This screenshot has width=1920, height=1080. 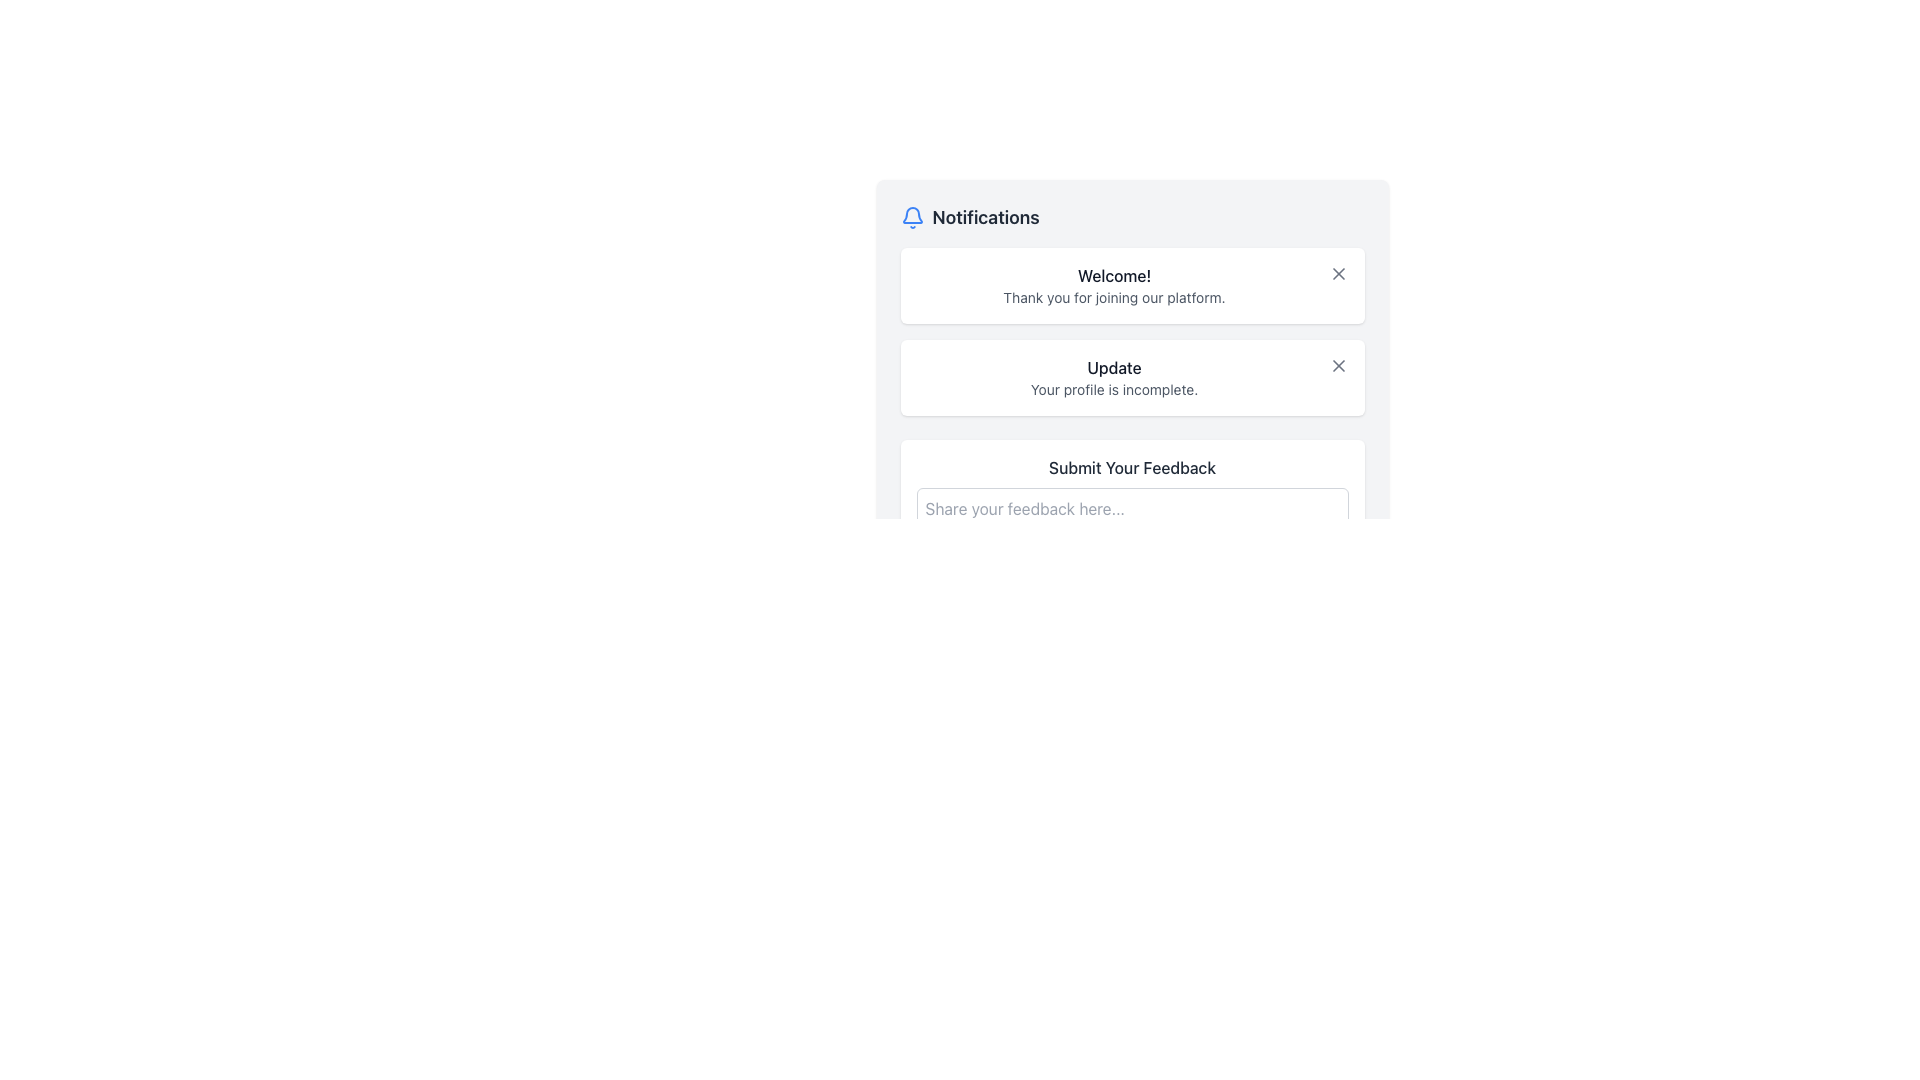 I want to click on greeting text displayed in the notification panel, located near the top to the right of the blue bell icon labeled 'Notifications', so click(x=1113, y=276).